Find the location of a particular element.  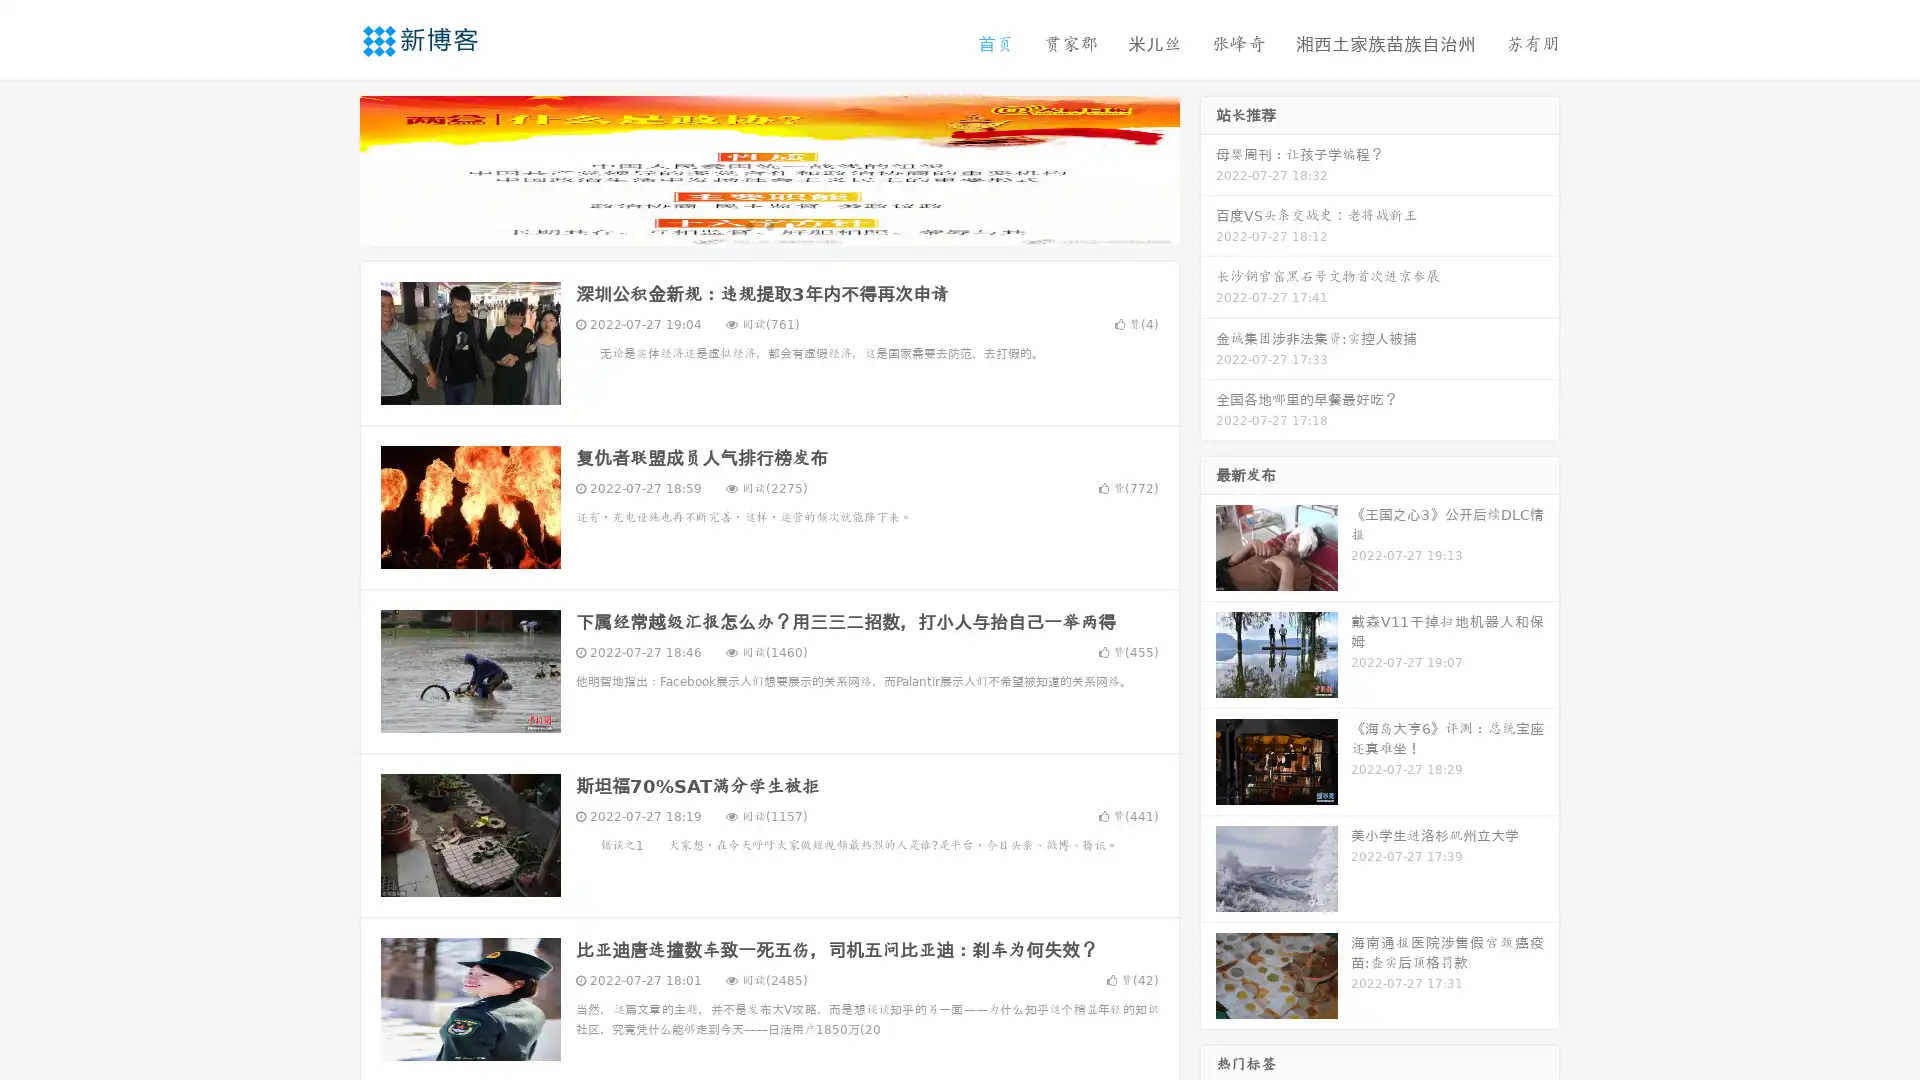

Previous slide is located at coordinates (330, 168).